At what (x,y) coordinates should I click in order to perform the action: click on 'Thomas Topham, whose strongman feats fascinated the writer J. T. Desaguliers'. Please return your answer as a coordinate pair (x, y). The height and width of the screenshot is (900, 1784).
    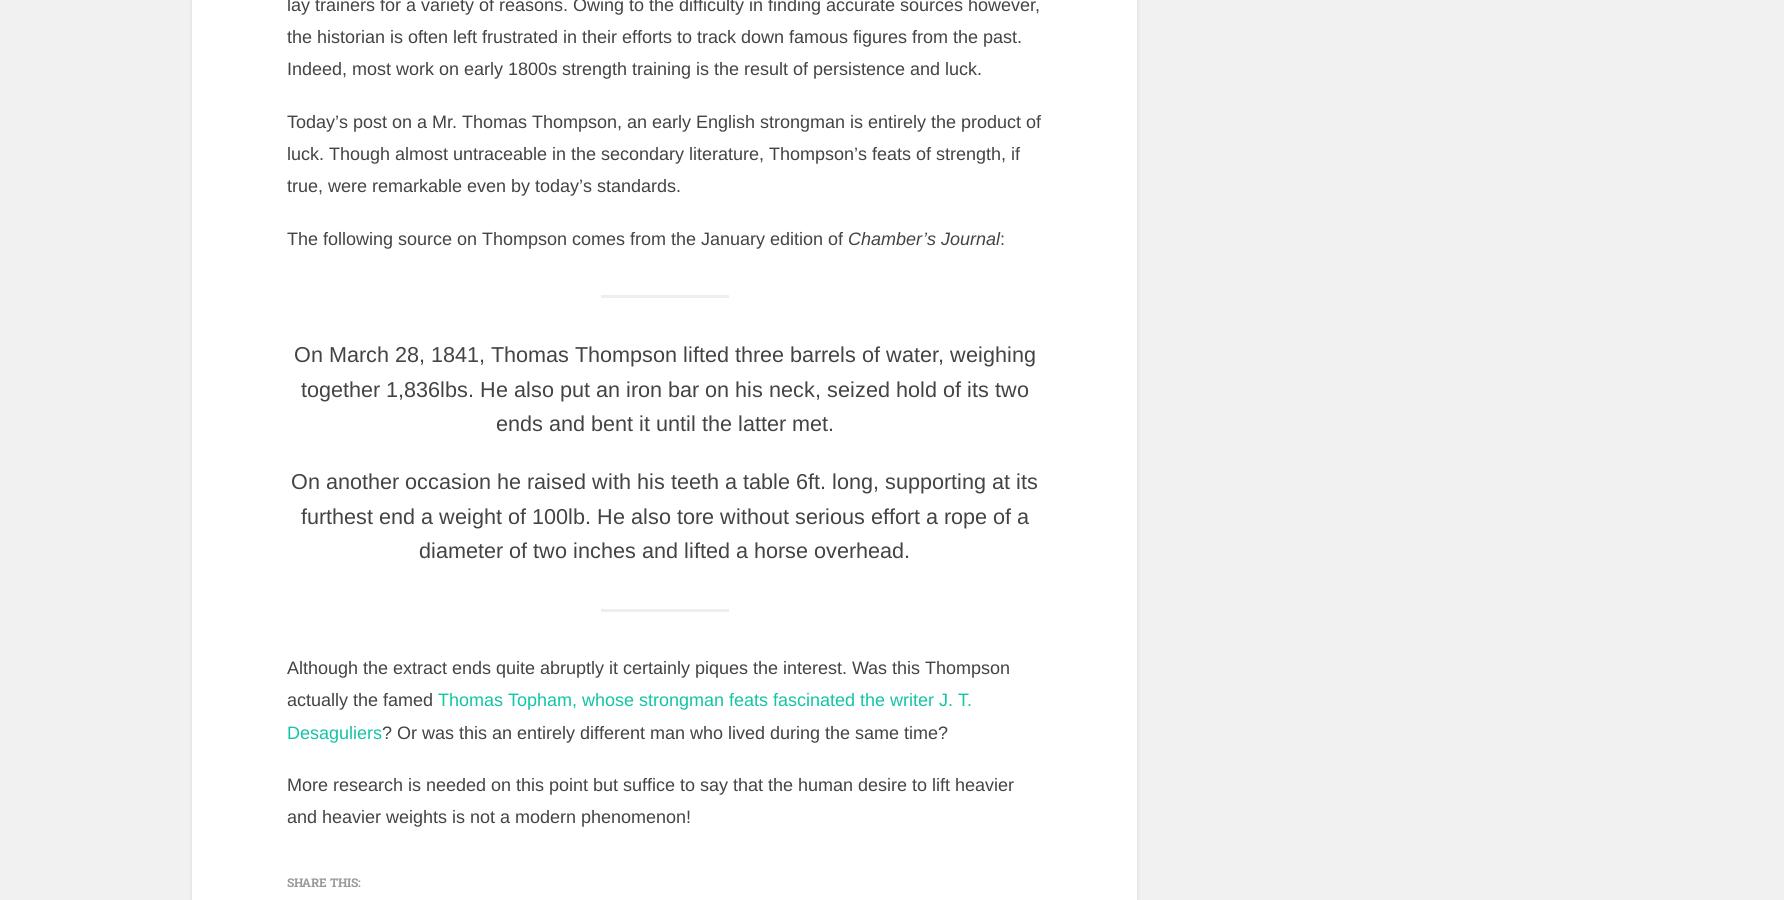
    Looking at the image, I should click on (627, 715).